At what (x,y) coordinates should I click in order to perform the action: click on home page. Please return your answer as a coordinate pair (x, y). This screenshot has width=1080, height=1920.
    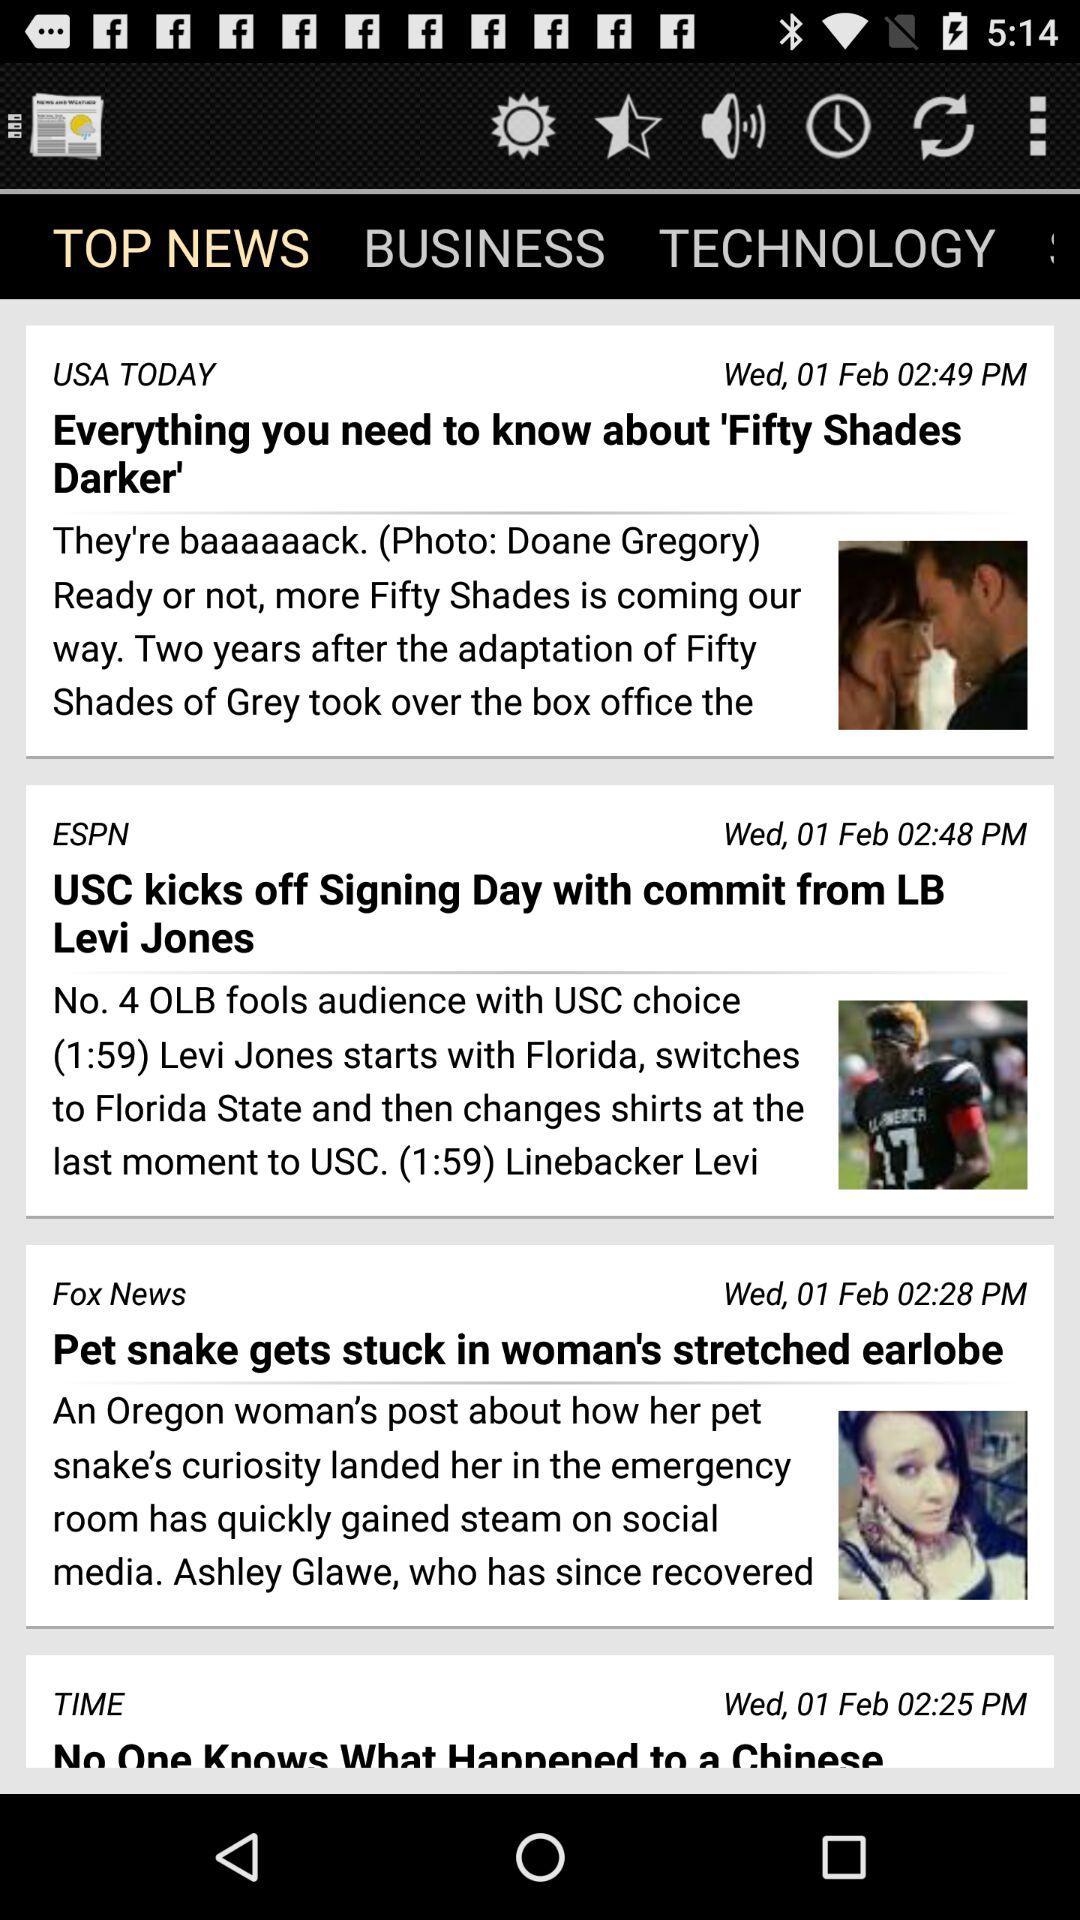
    Looking at the image, I should click on (64, 124).